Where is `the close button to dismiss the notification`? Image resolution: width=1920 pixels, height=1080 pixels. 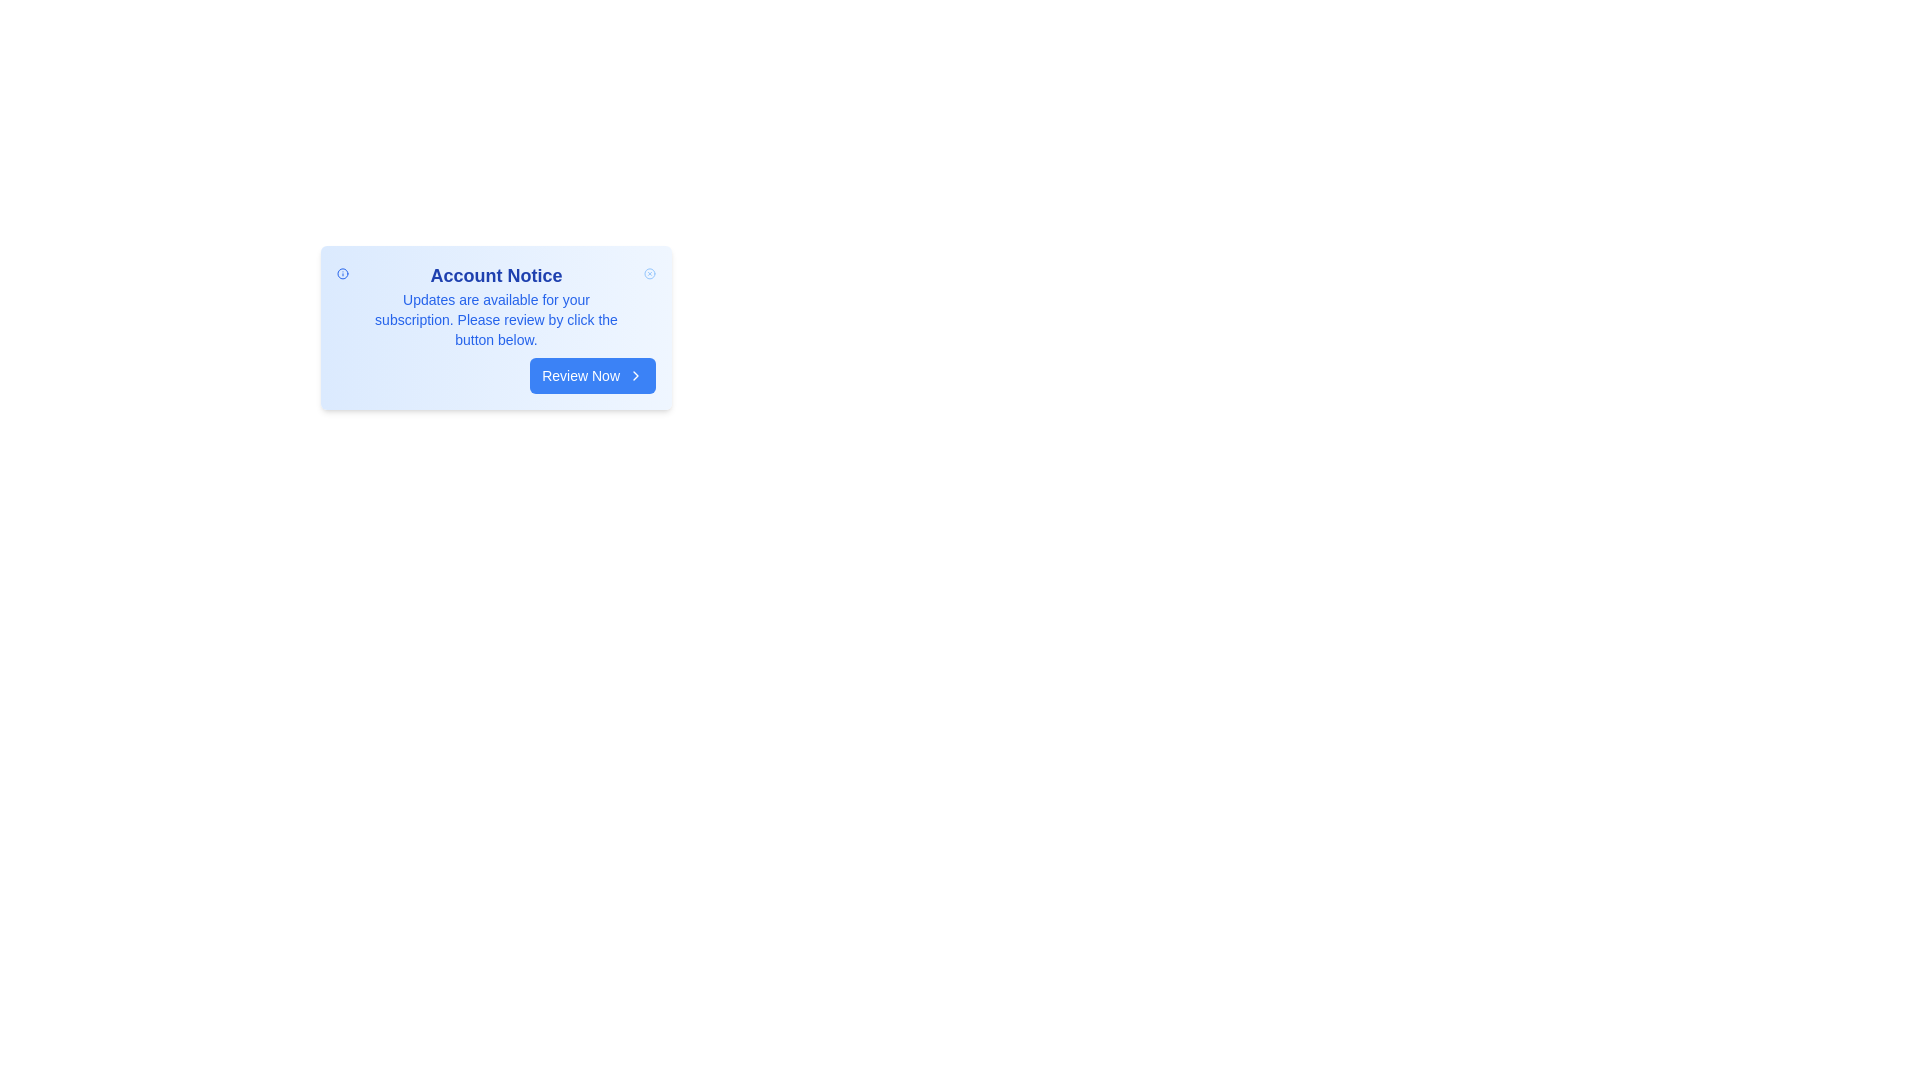 the close button to dismiss the notification is located at coordinates (649, 273).